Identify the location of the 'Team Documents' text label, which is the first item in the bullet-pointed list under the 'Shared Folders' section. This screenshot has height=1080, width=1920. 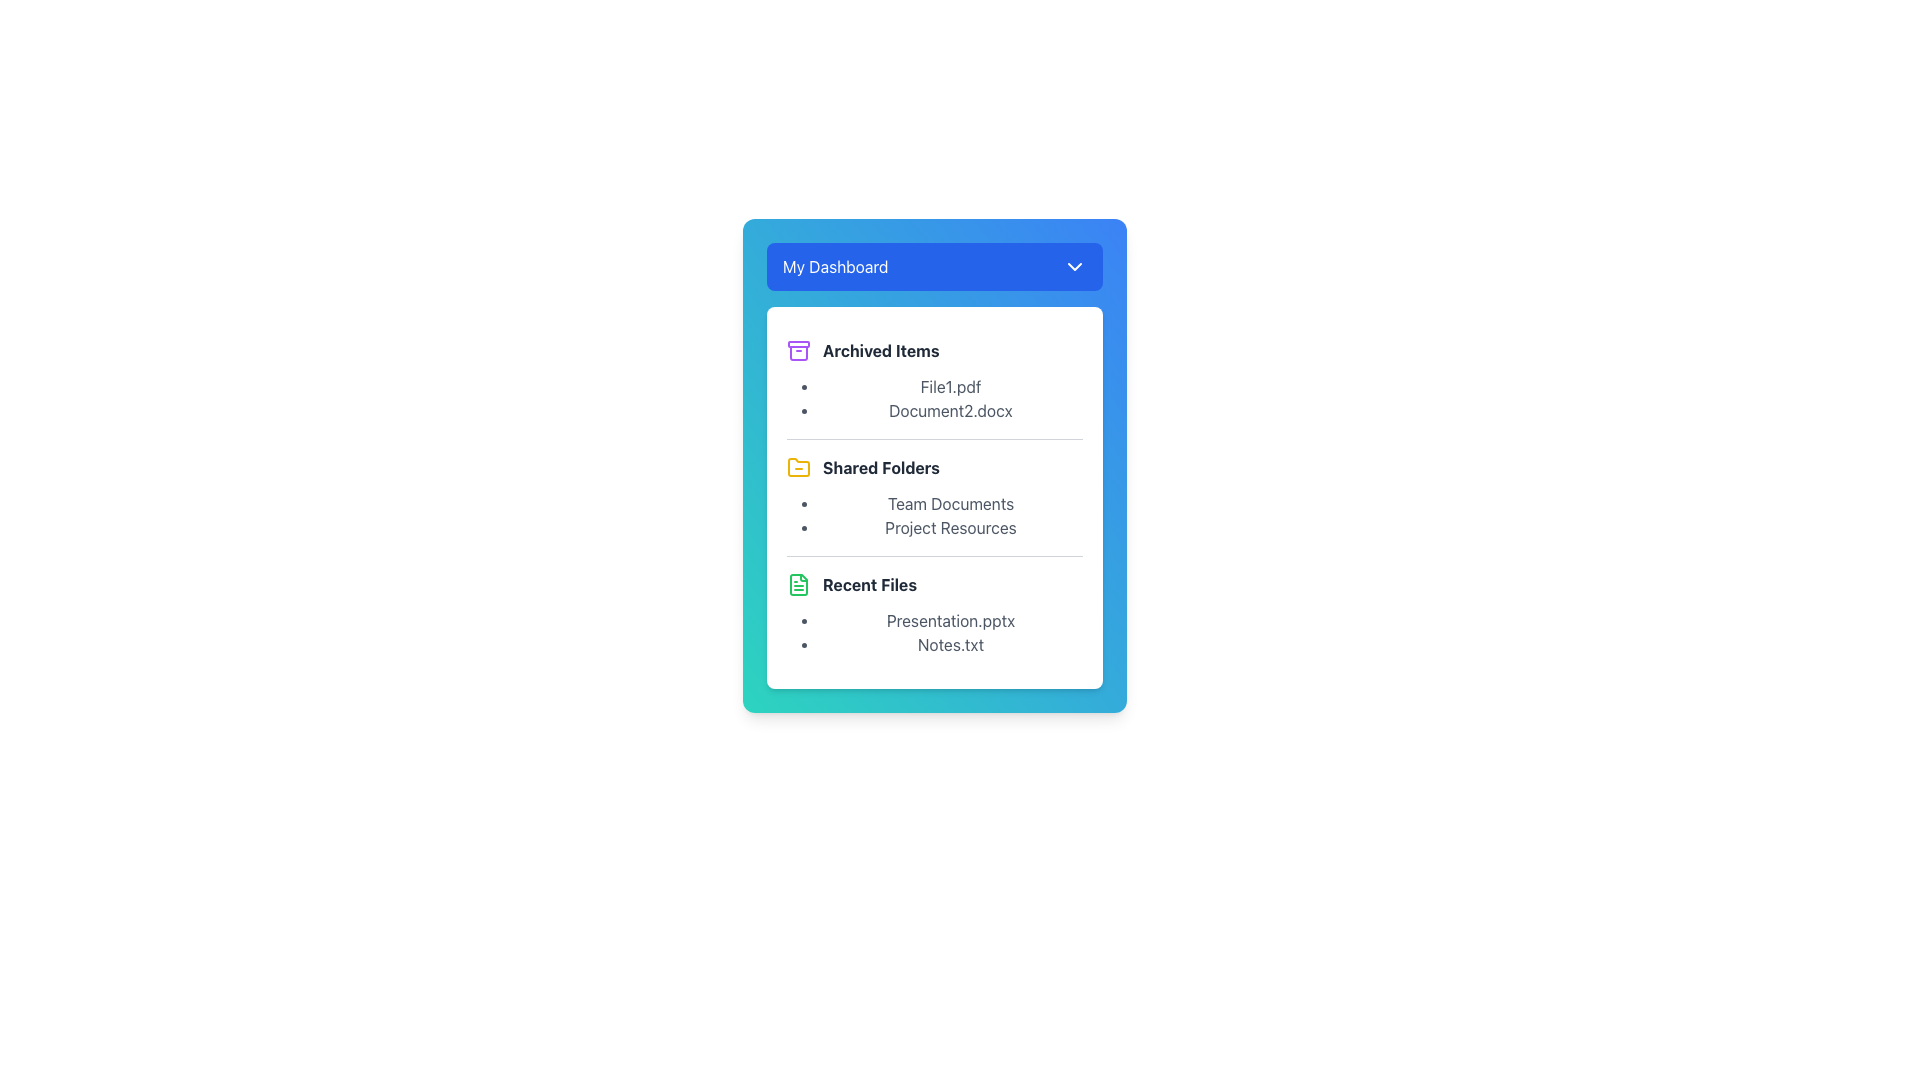
(949, 503).